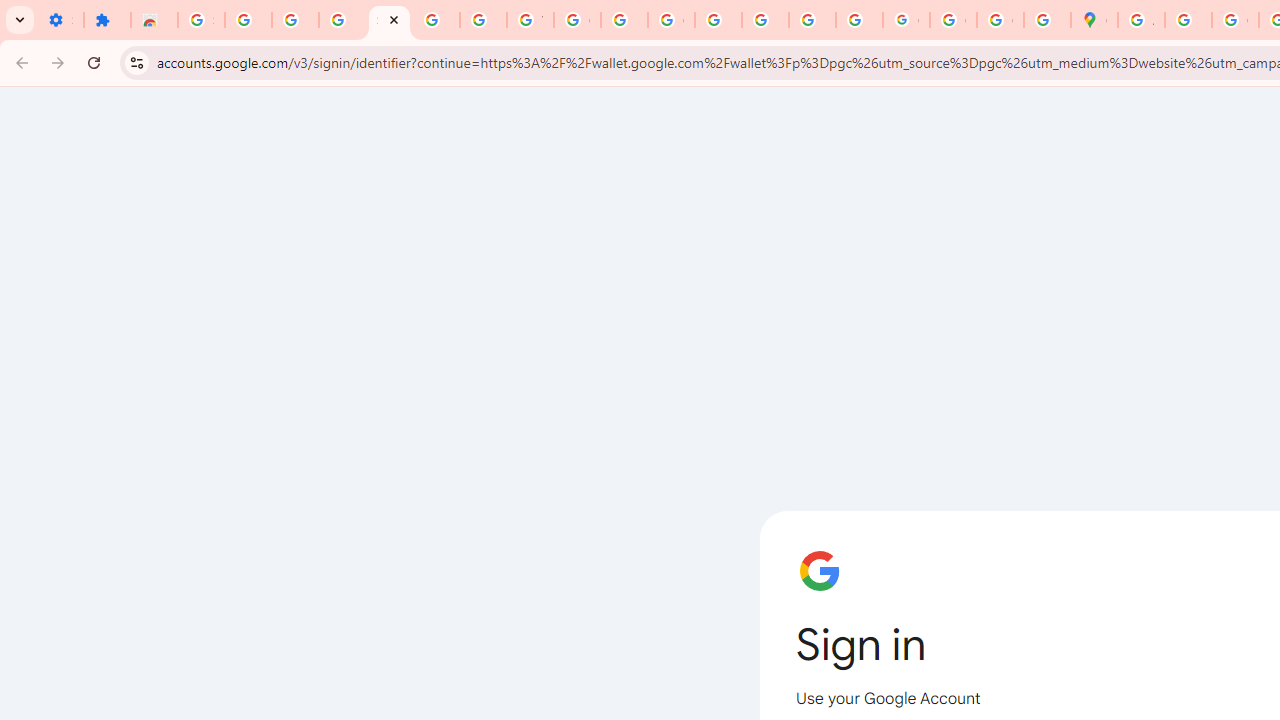 Image resolution: width=1280 pixels, height=720 pixels. Describe the element at coordinates (389, 20) in the screenshot. I see `'Sign in - Google Accounts'` at that location.